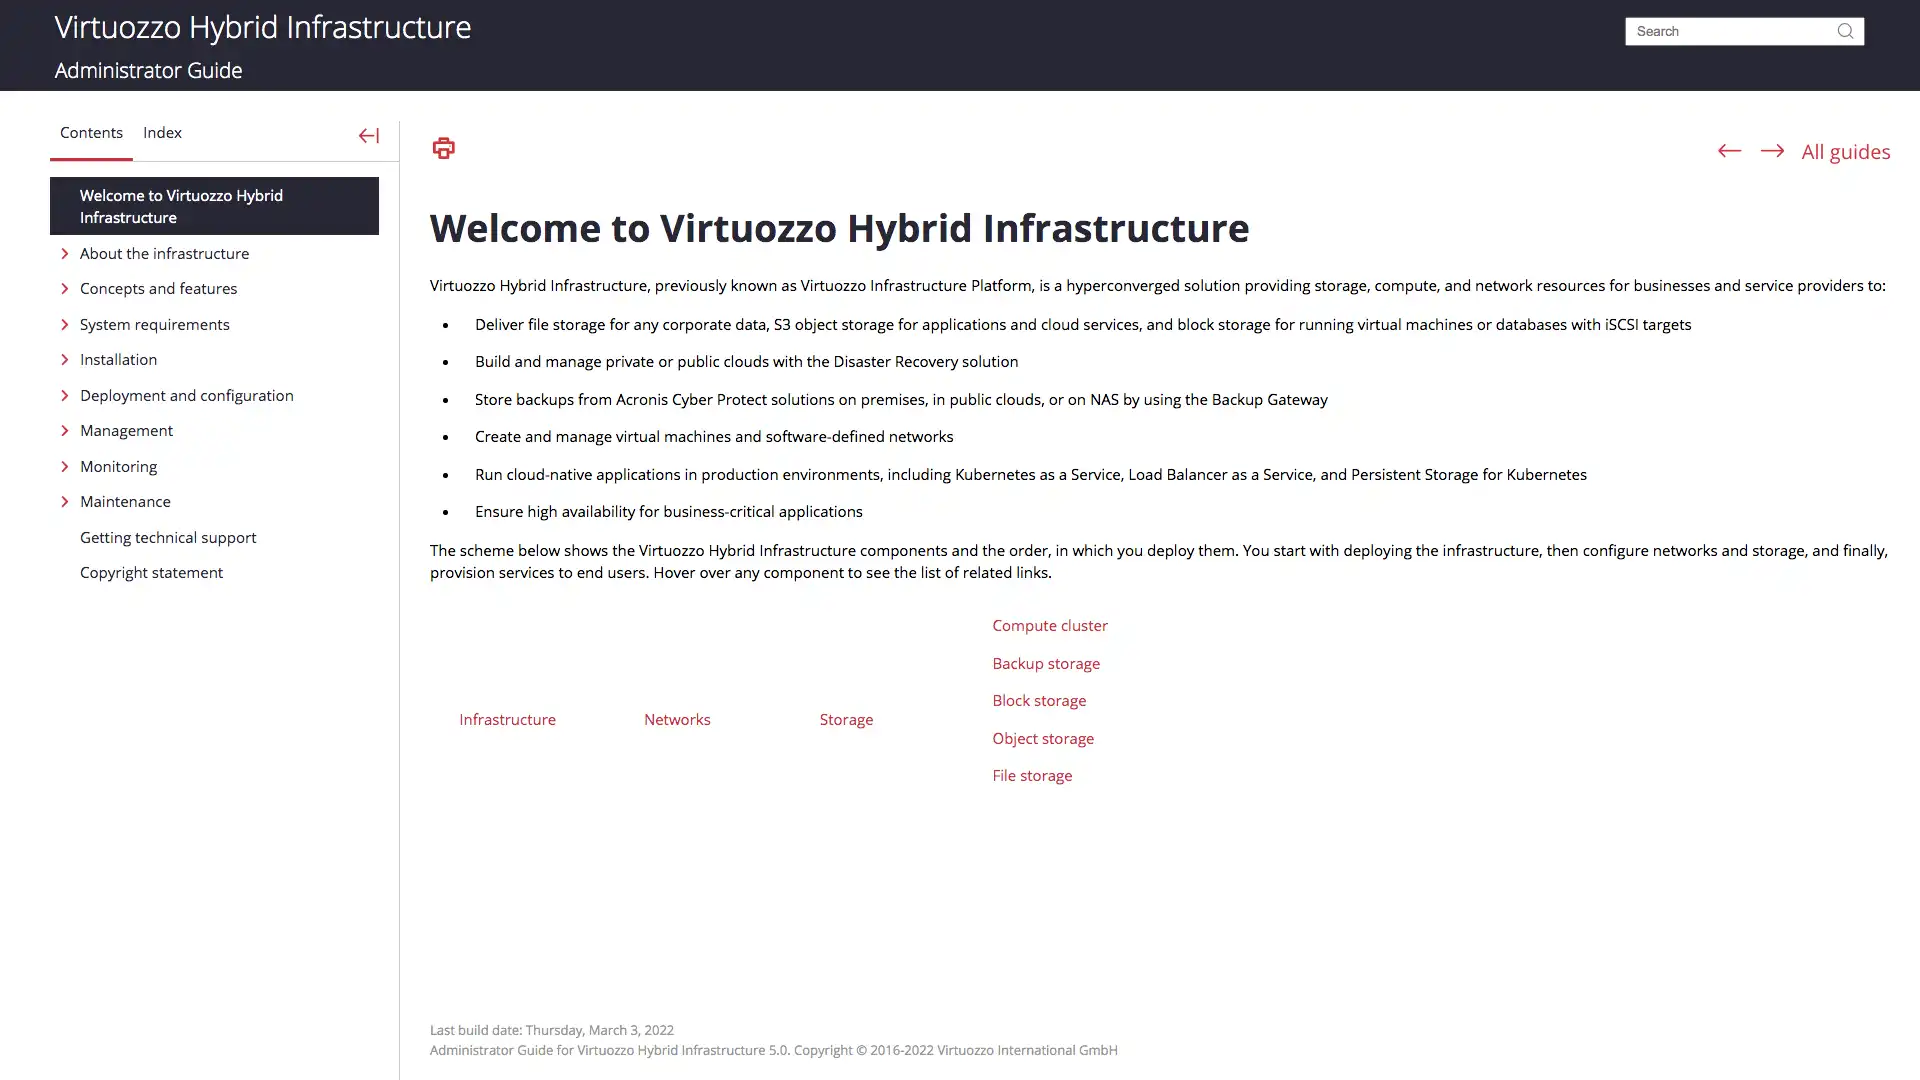 The image size is (1920, 1080). I want to click on Table of Contents, so click(95, 137).